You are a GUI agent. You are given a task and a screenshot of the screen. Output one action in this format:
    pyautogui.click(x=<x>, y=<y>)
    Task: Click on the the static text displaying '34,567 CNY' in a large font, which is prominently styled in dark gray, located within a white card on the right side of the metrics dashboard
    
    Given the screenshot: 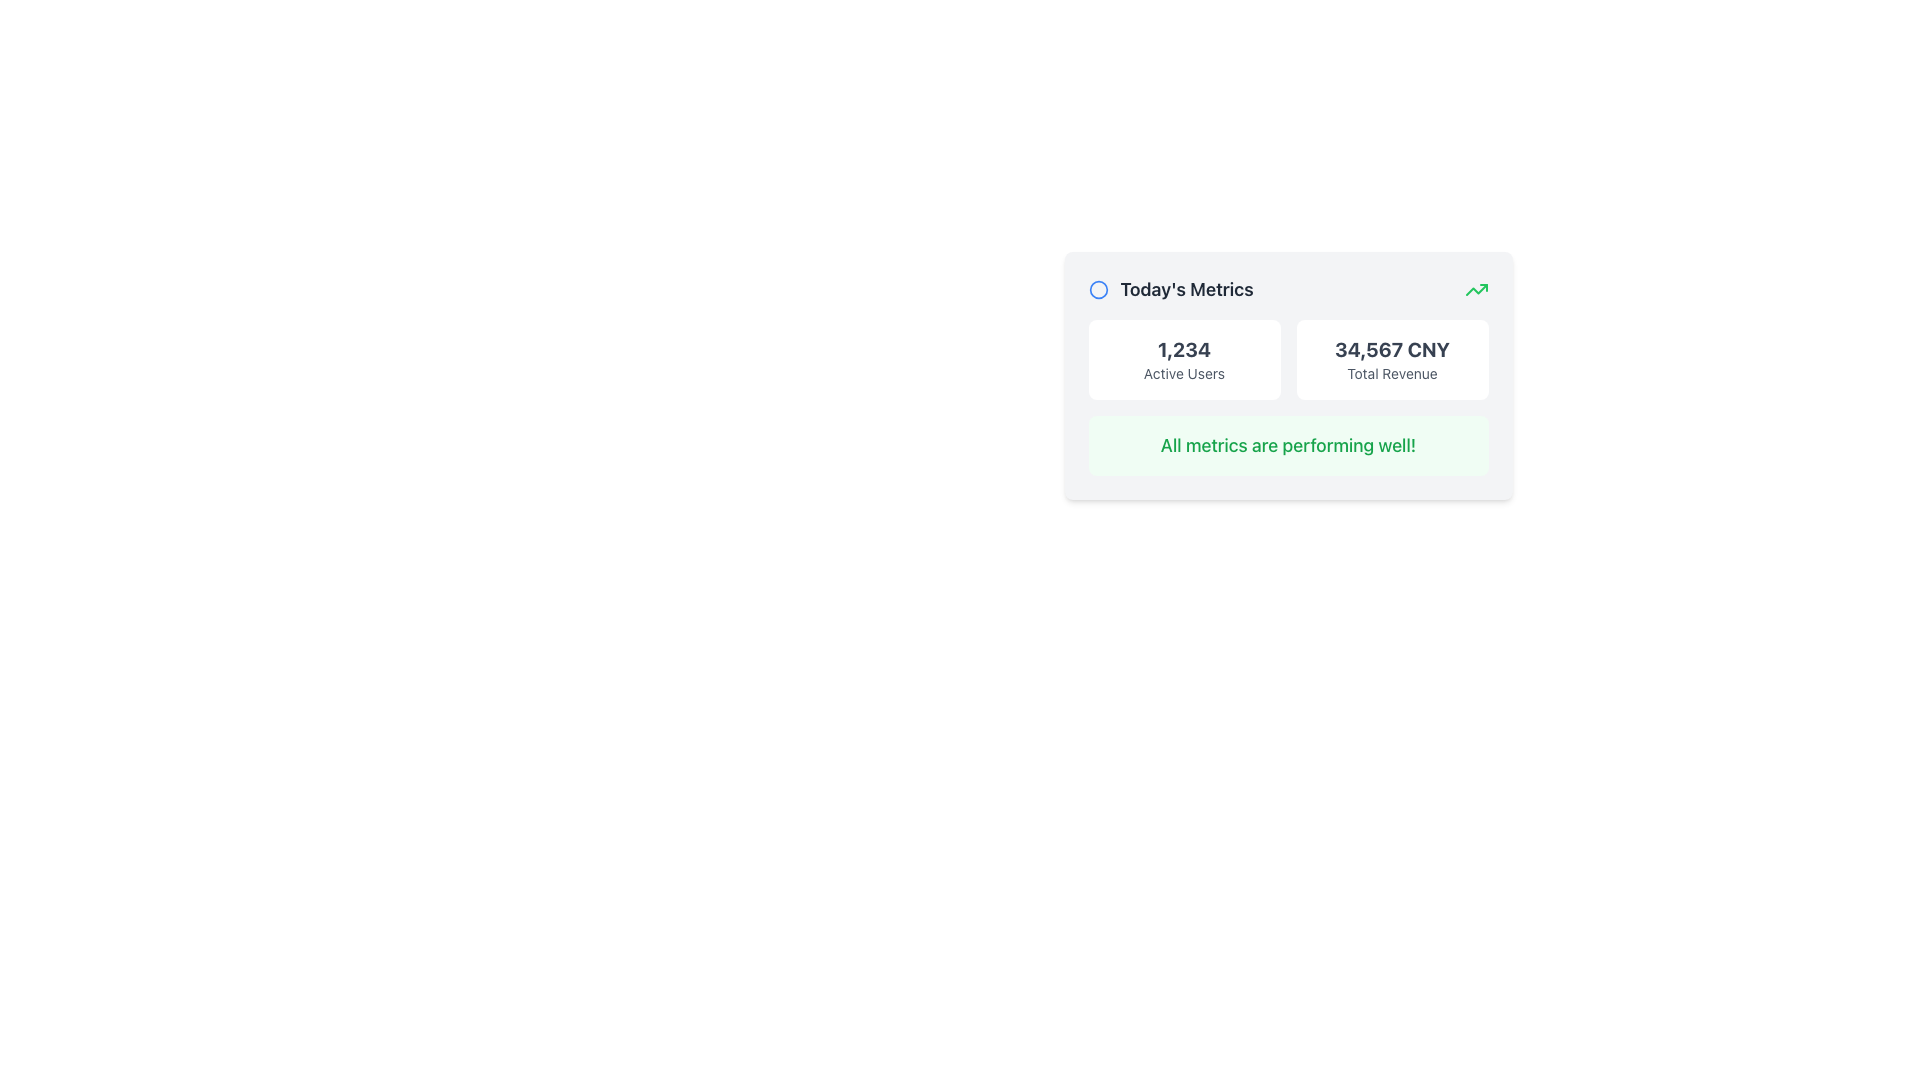 What is the action you would take?
    pyautogui.click(x=1391, y=349)
    